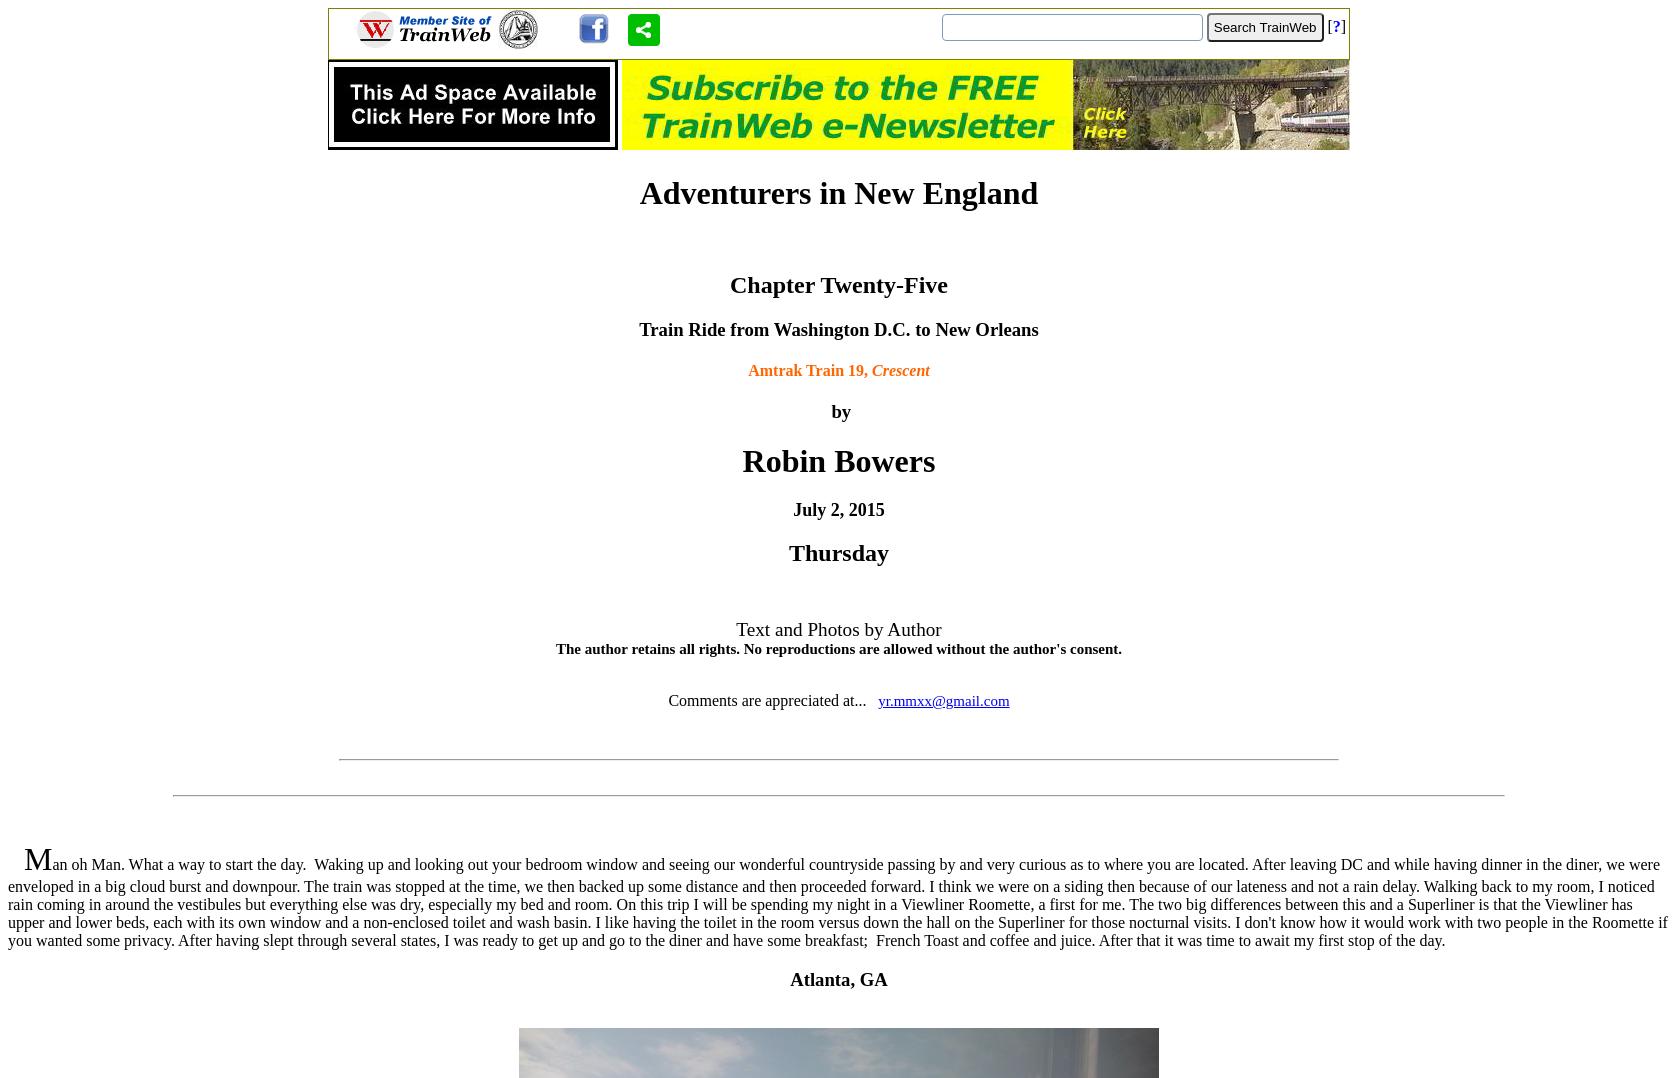 The image size is (1678, 1078). Describe the element at coordinates (770, 699) in the screenshot. I see `'Comments are appreciated at...'` at that location.